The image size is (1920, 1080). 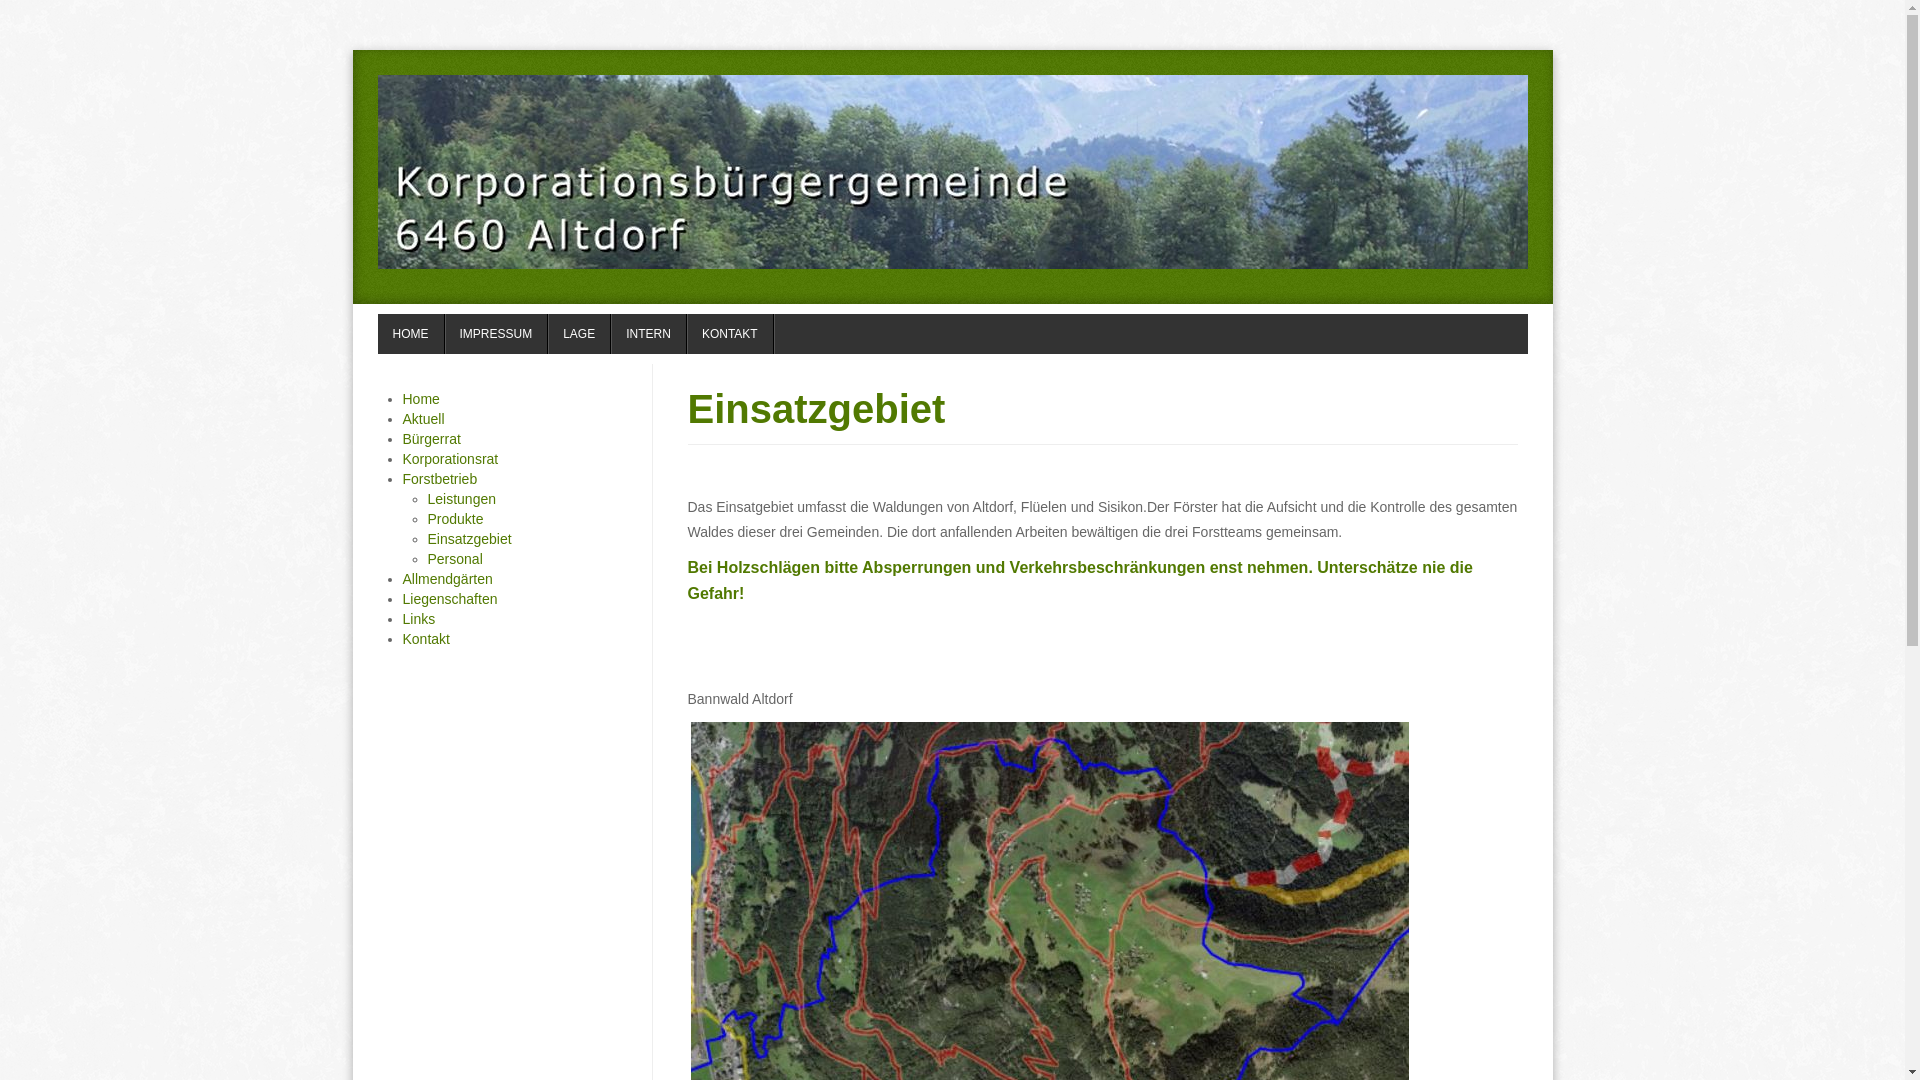 I want to click on 'IMPRESSUM', so click(x=495, y=333).